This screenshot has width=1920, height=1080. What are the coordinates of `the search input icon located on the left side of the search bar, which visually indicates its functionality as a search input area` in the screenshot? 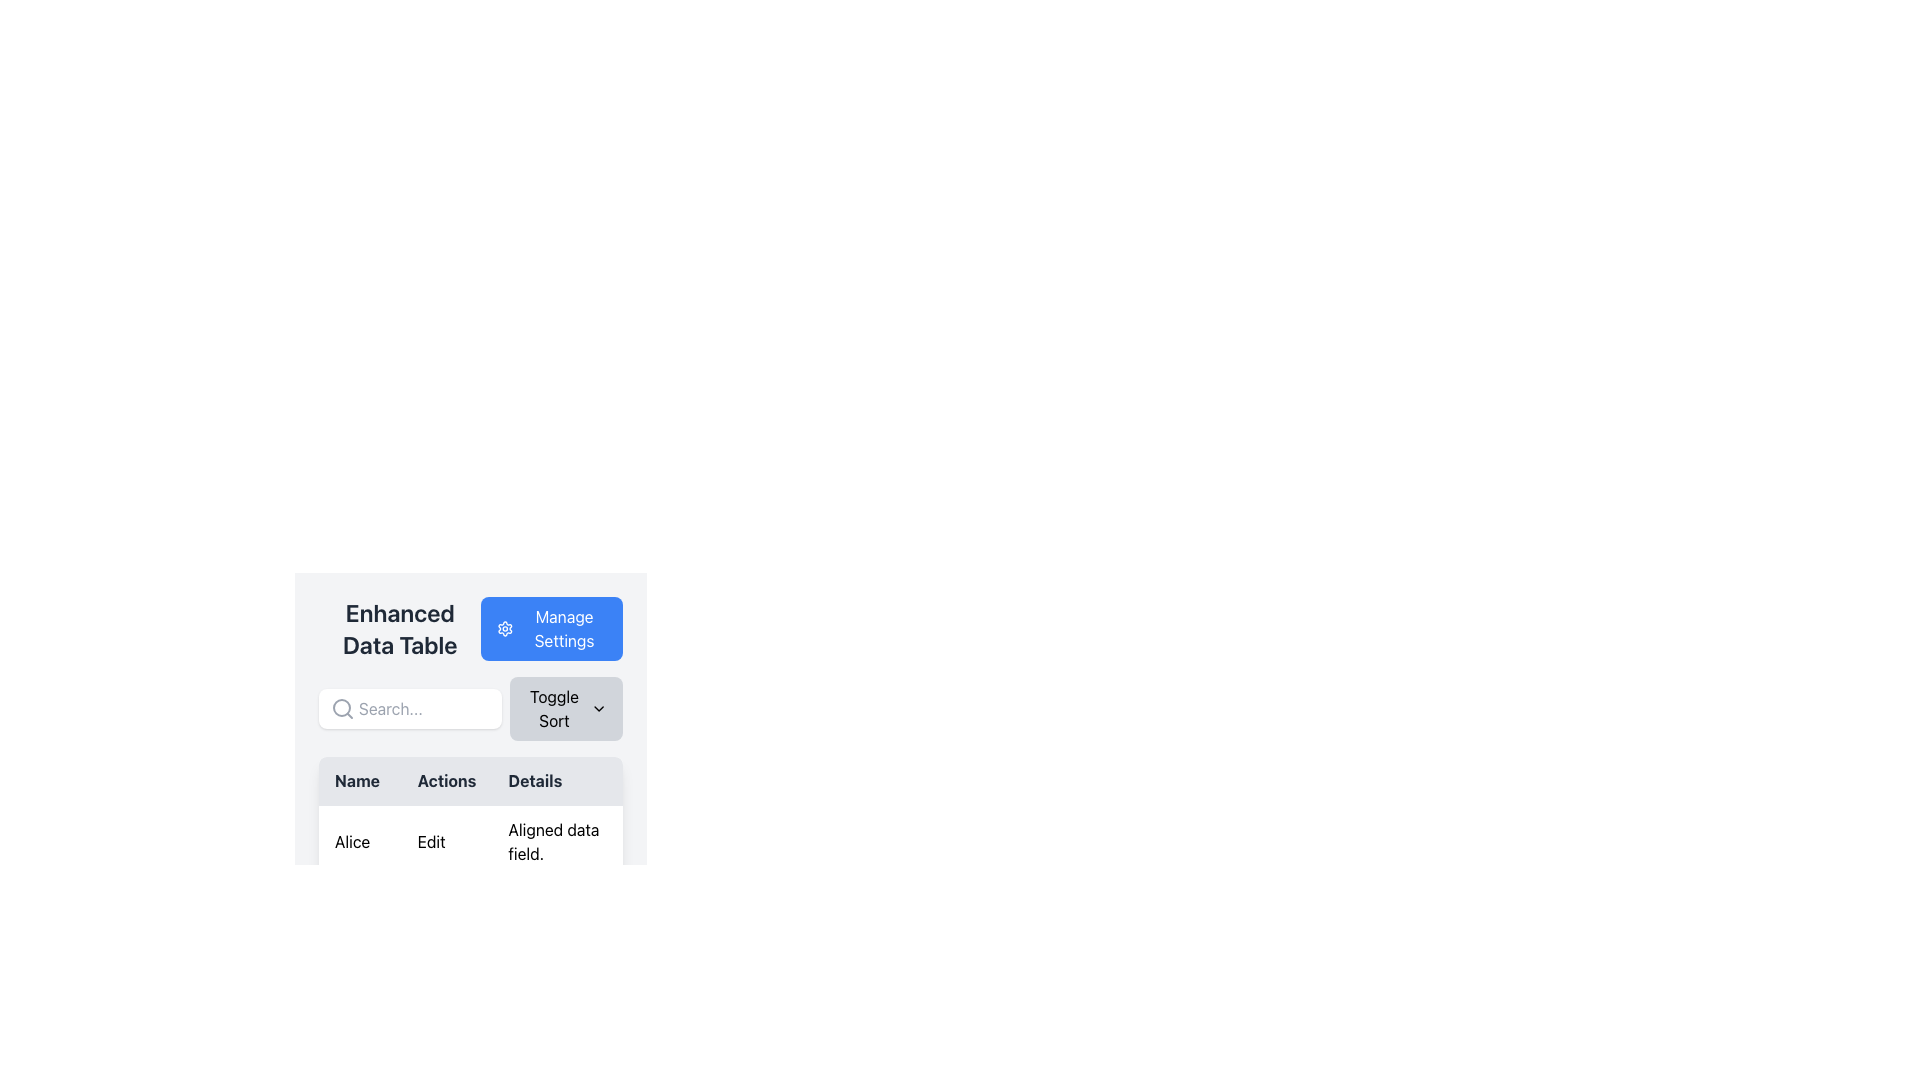 It's located at (342, 708).